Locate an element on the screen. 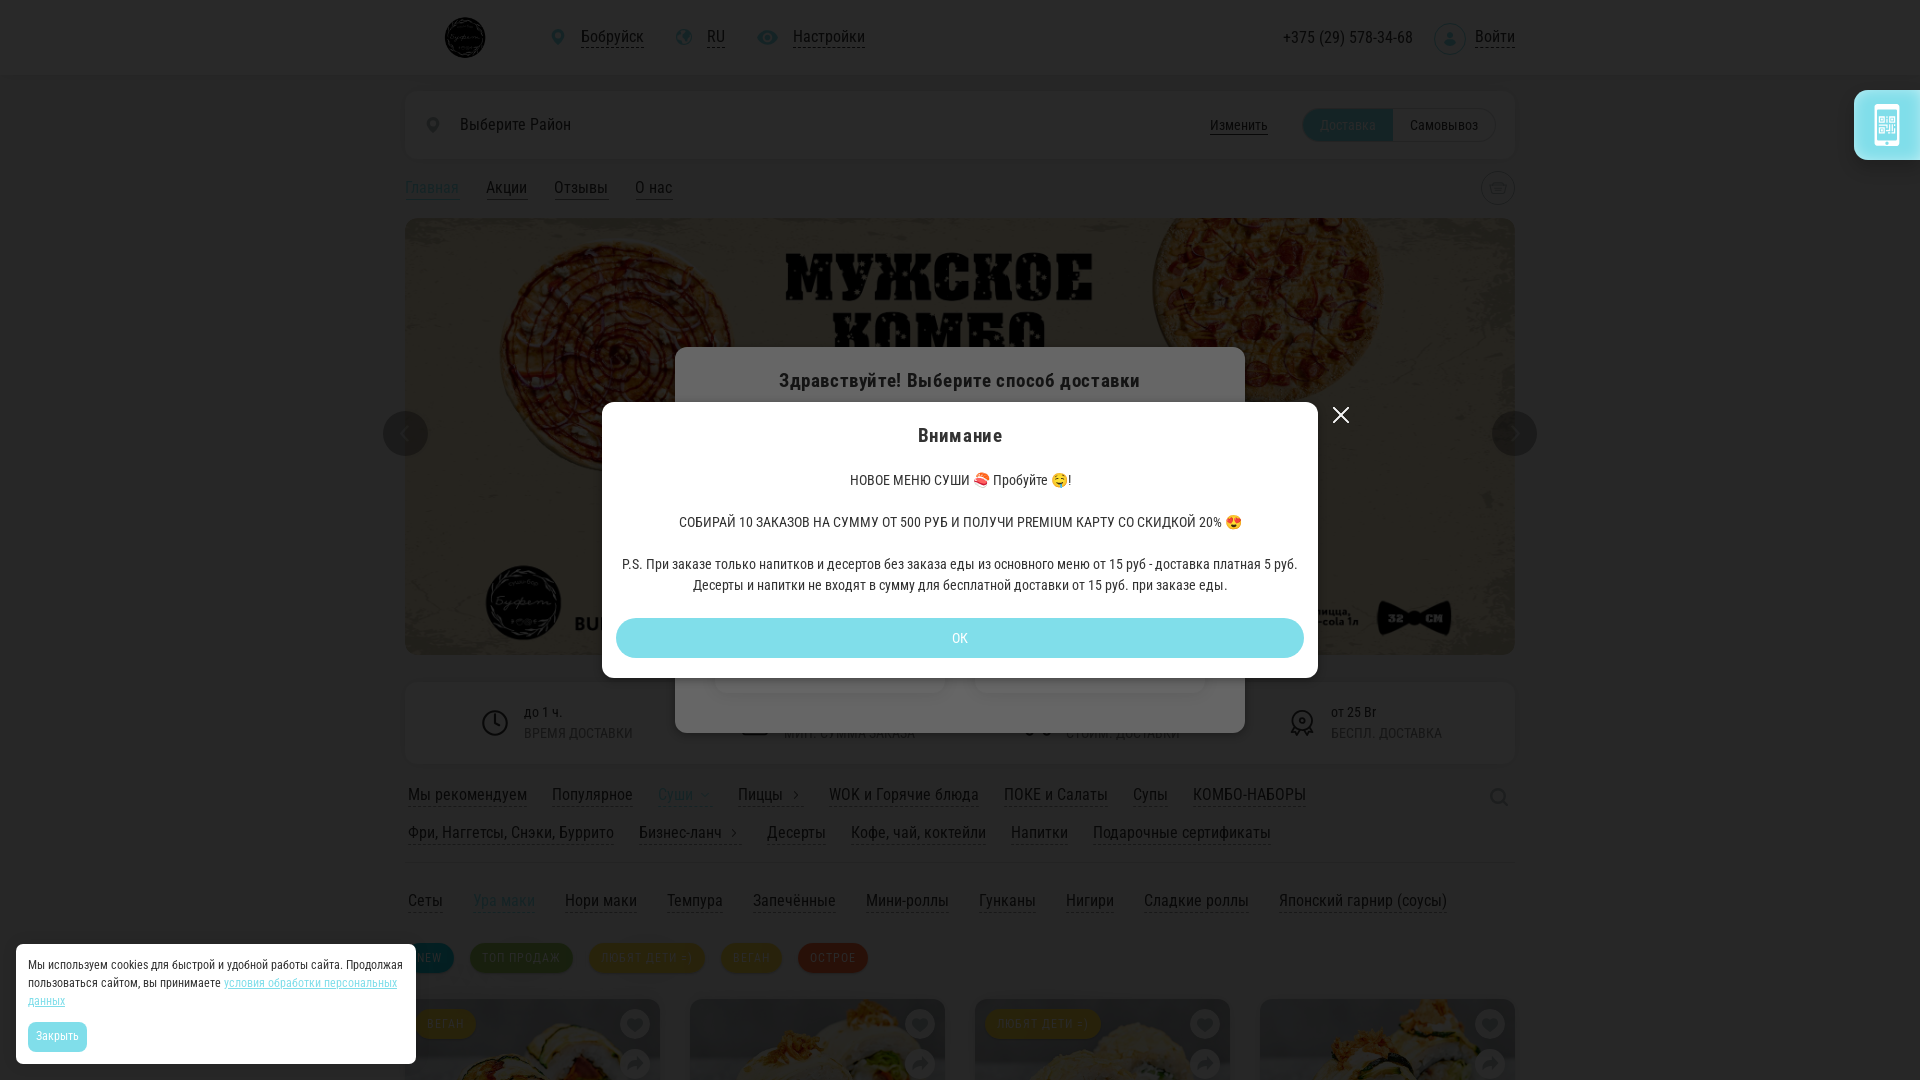  '+375 (29) 578-34-68' is located at coordinates (1348, 38).